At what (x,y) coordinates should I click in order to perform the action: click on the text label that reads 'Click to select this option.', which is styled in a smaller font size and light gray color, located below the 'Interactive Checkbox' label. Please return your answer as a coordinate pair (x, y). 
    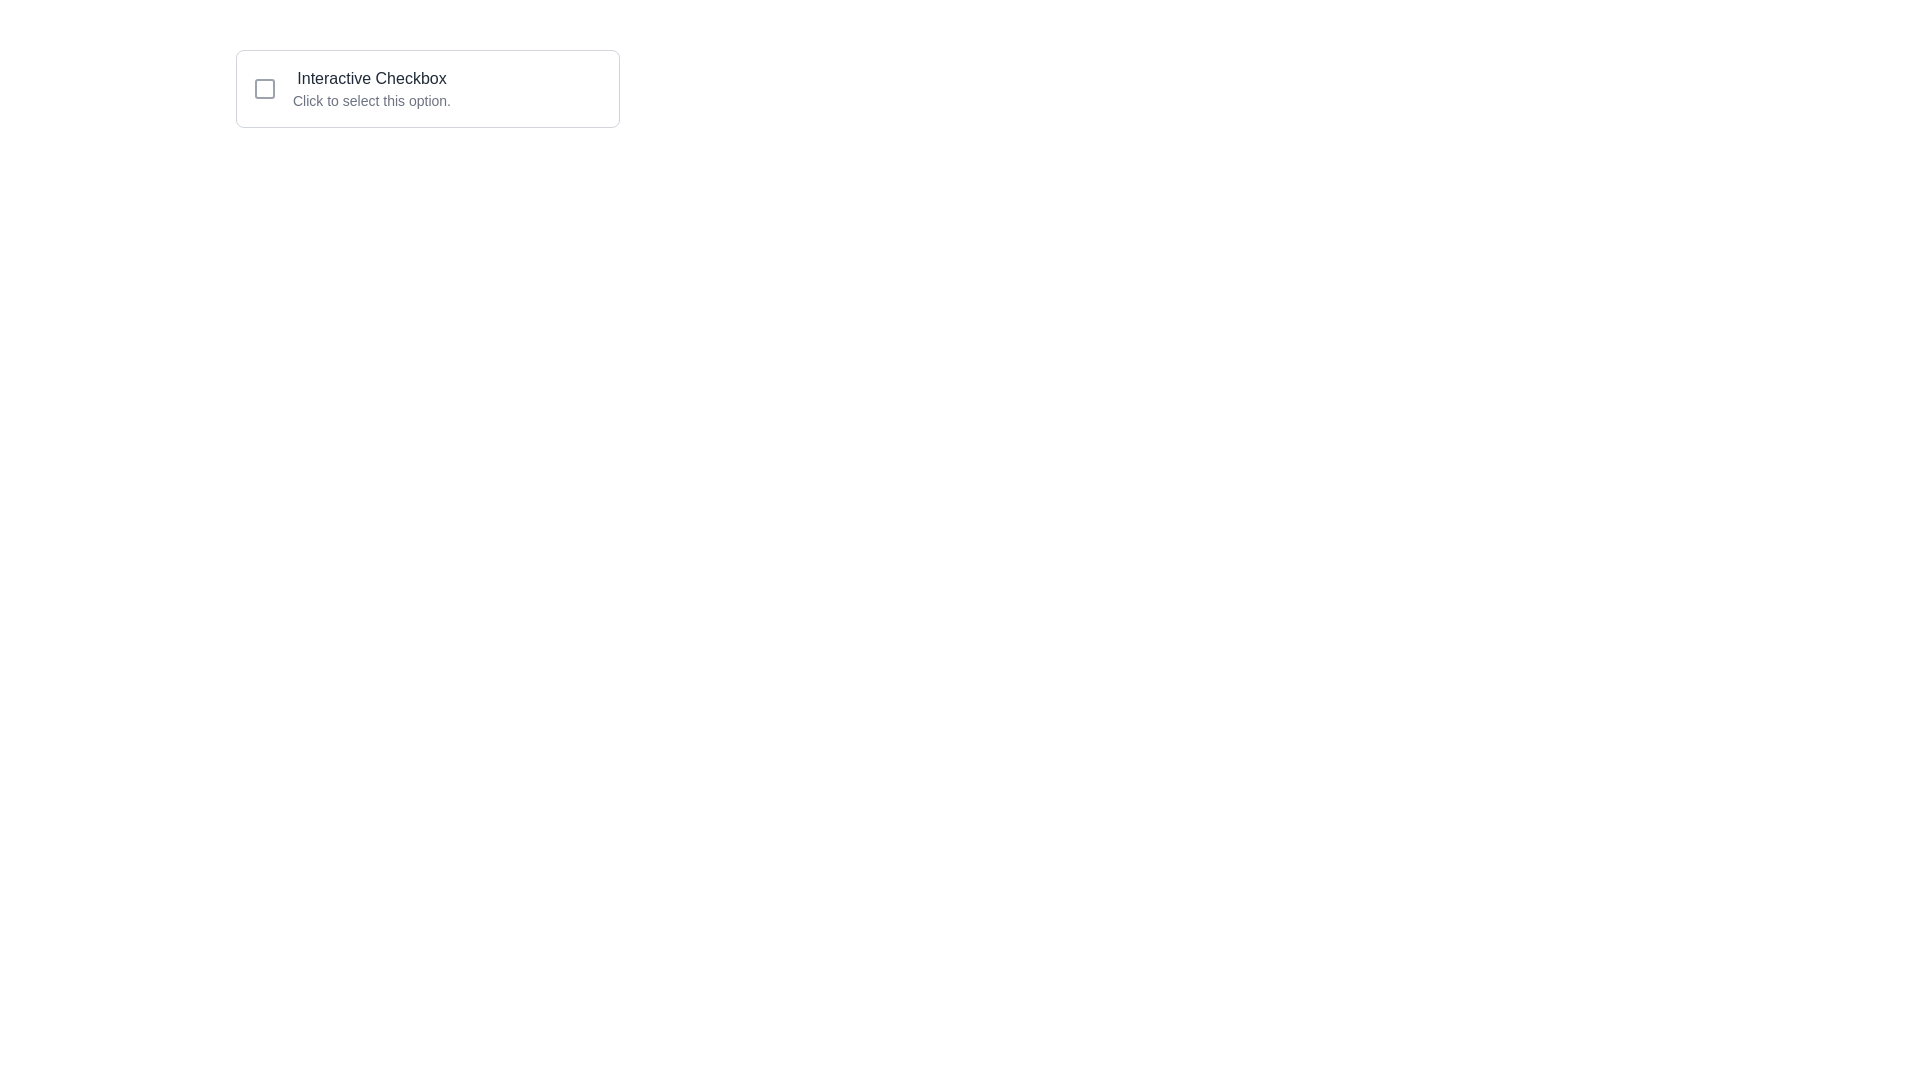
    Looking at the image, I should click on (371, 100).